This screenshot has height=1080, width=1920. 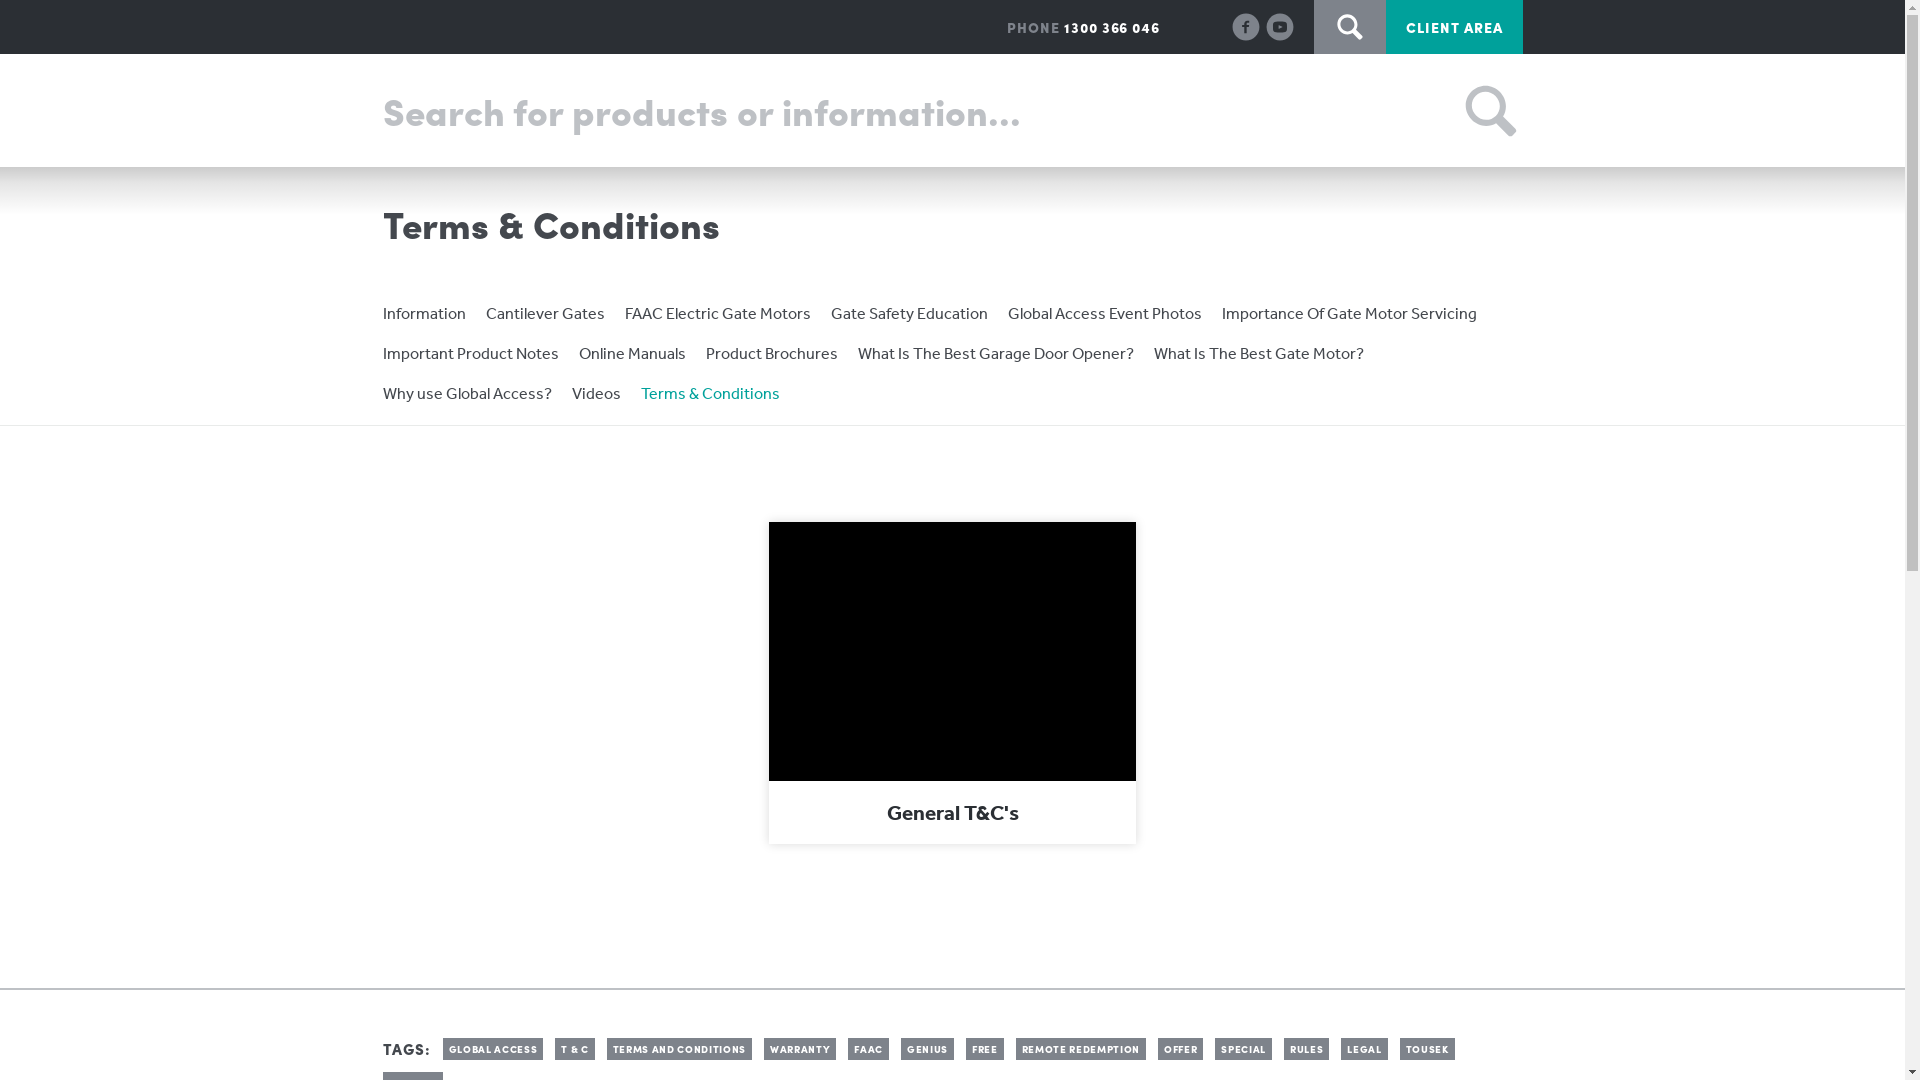 What do you see at coordinates (1265, 24) in the screenshot?
I see `'YouTube'` at bounding box center [1265, 24].